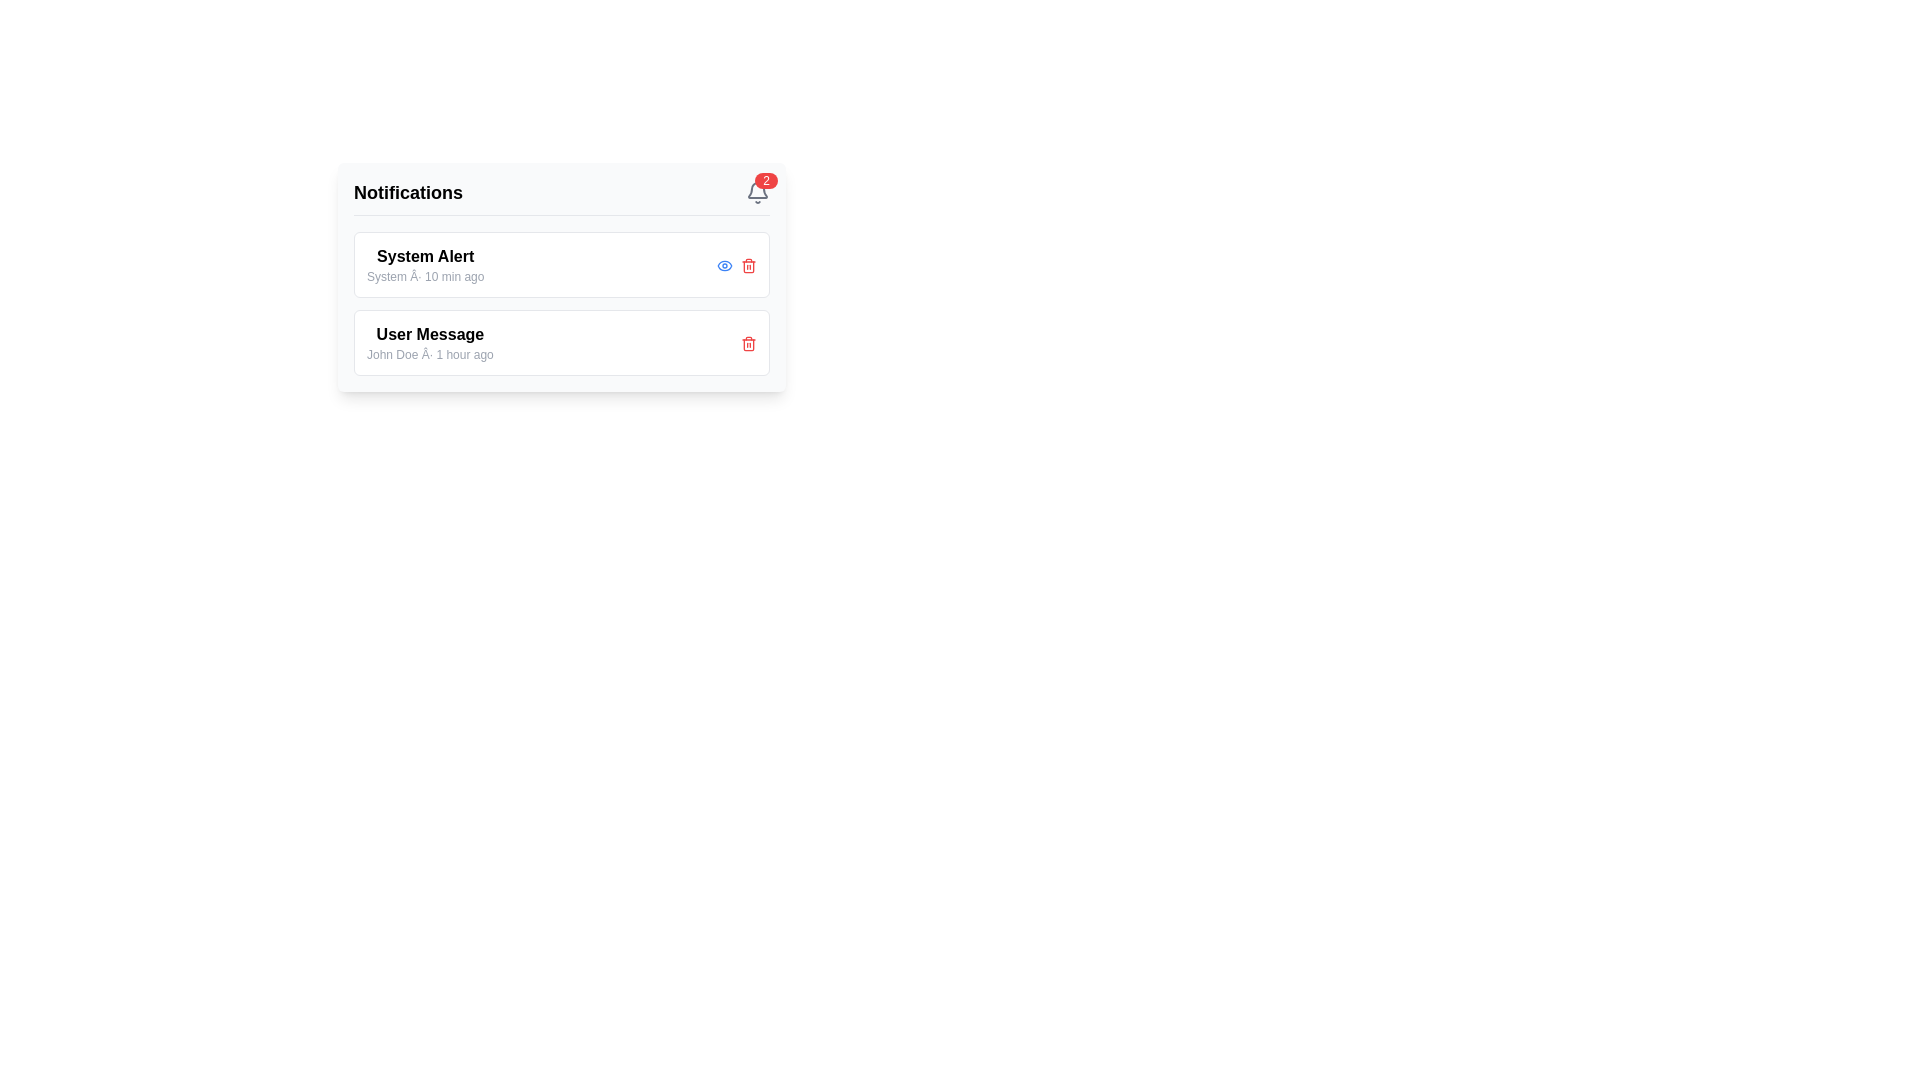 The image size is (1920, 1080). Describe the element at coordinates (765, 181) in the screenshot. I see `the red badge icon indicating the count of notifications associated with the bell icon in the notifications section` at that location.